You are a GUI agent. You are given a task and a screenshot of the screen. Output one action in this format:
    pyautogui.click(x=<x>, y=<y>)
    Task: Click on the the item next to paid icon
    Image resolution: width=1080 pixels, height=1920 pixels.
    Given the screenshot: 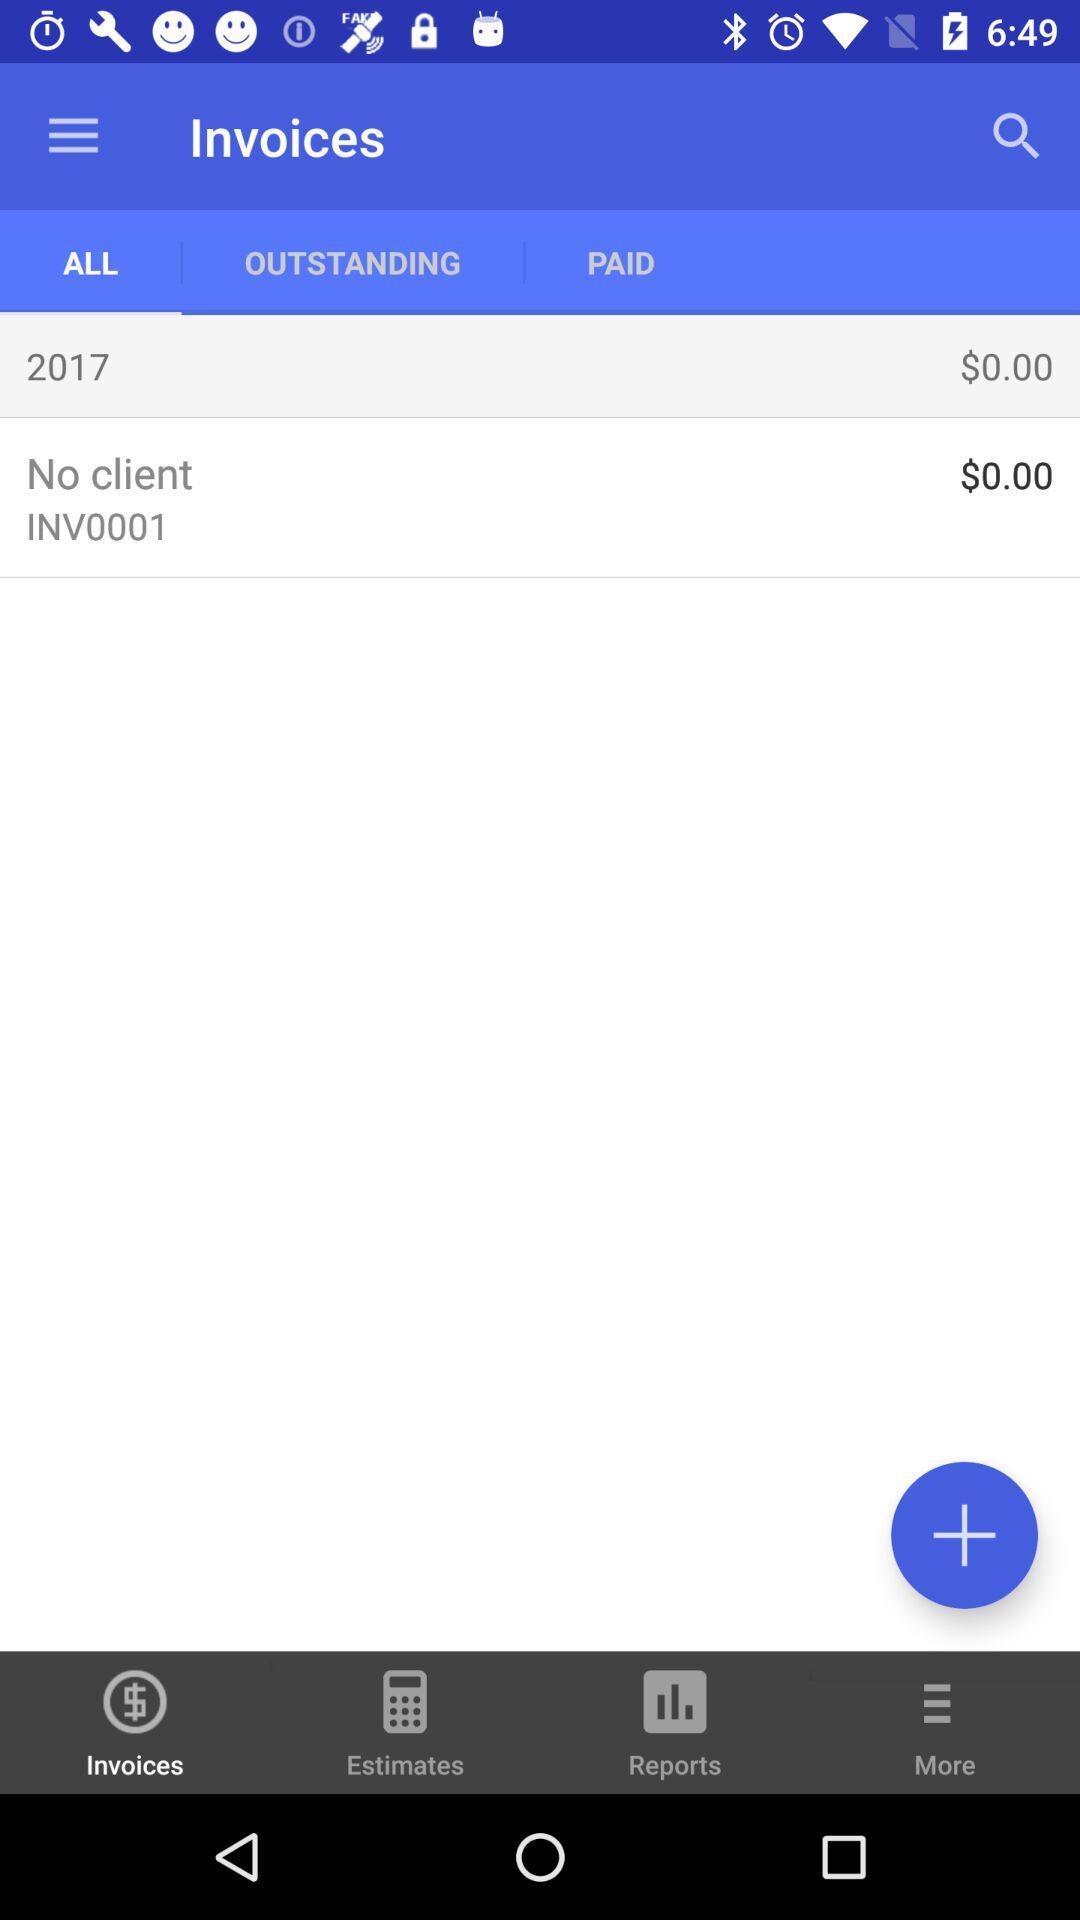 What is the action you would take?
    pyautogui.click(x=1017, y=135)
    